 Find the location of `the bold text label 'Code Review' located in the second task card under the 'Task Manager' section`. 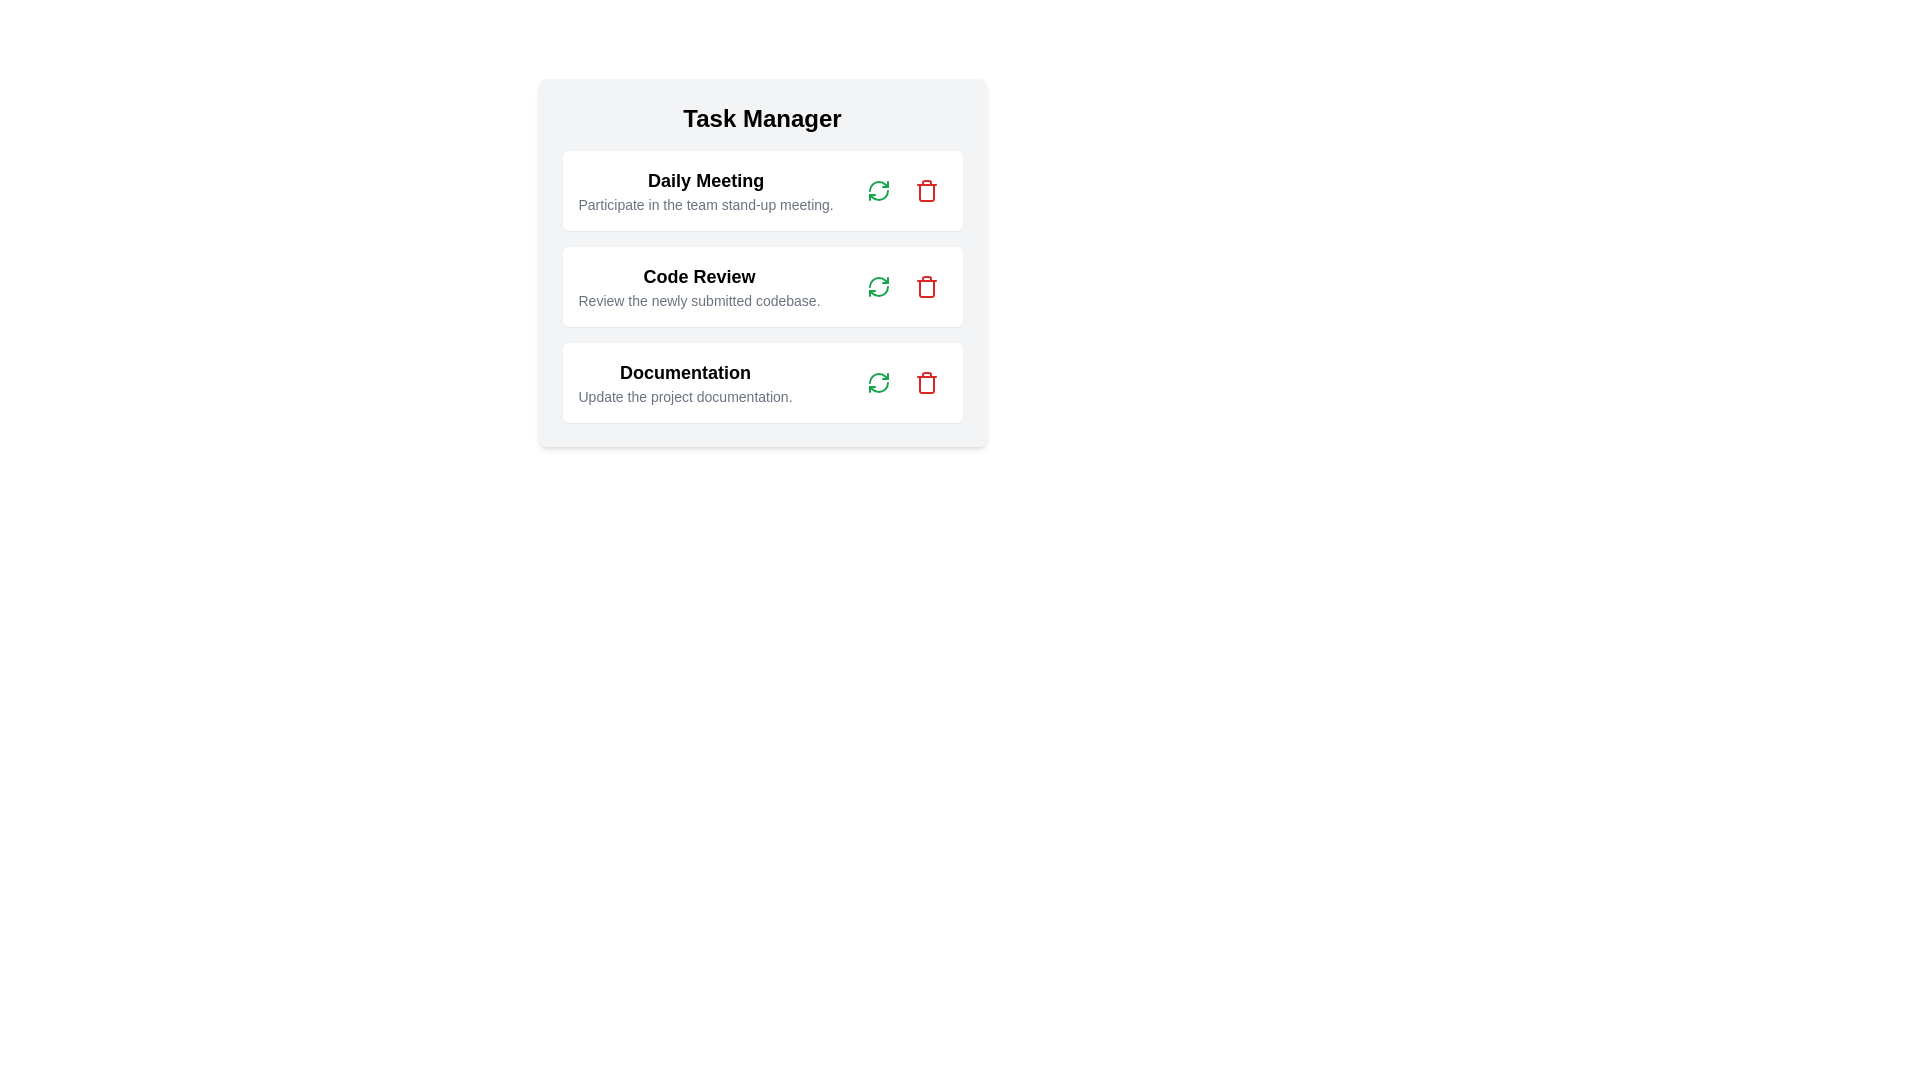

the bold text label 'Code Review' located in the second task card under the 'Task Manager' section is located at coordinates (699, 277).